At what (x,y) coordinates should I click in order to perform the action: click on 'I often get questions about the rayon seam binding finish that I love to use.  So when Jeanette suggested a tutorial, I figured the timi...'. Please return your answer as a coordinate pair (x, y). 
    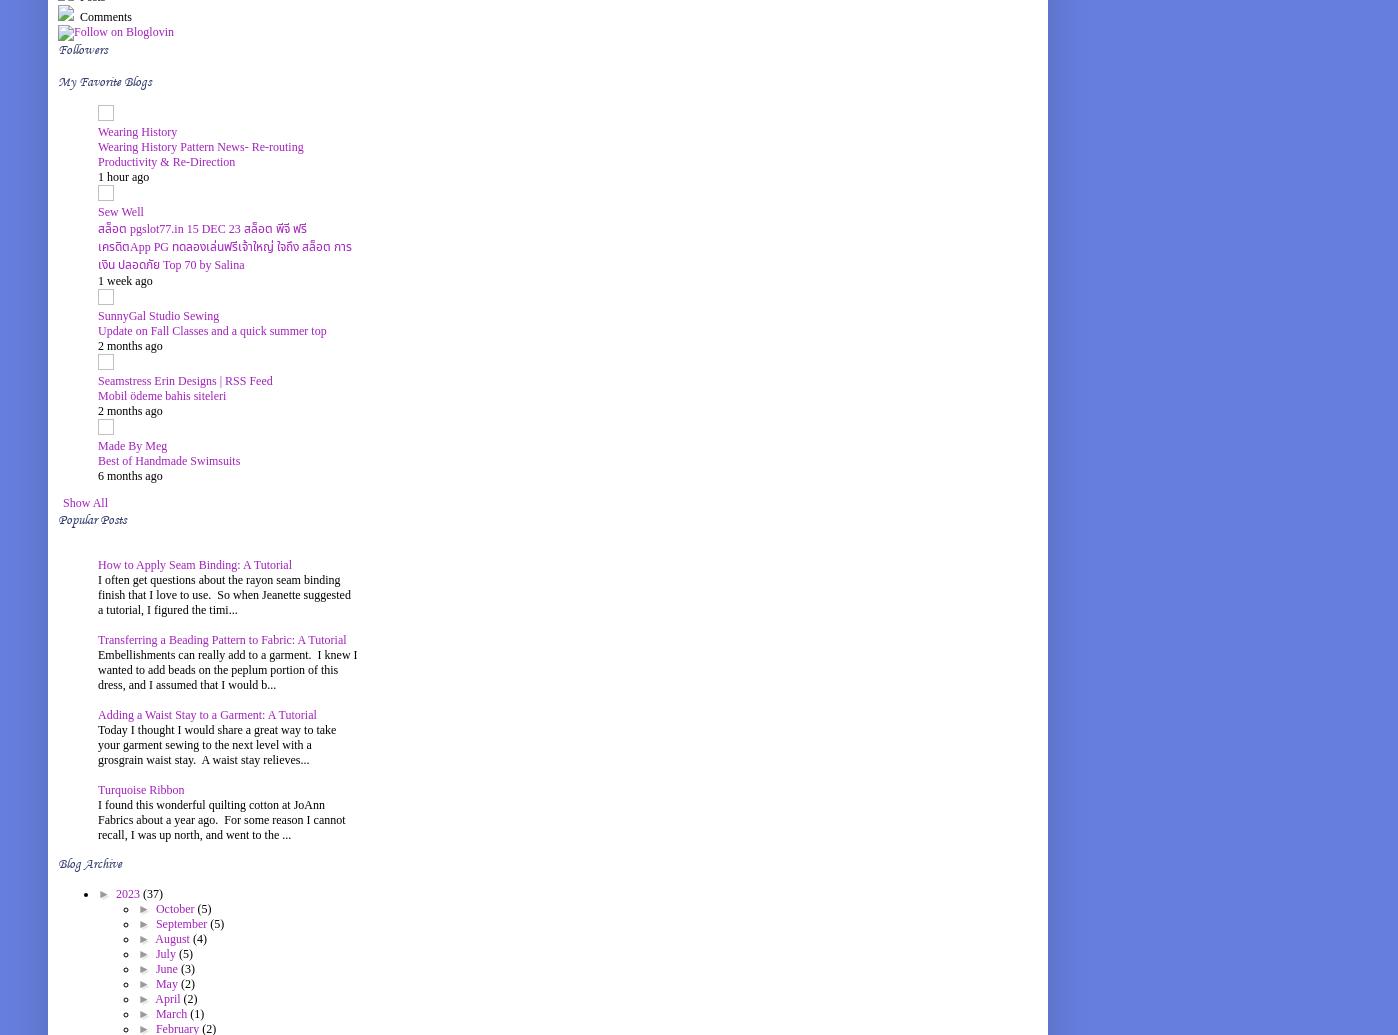
    Looking at the image, I should click on (223, 594).